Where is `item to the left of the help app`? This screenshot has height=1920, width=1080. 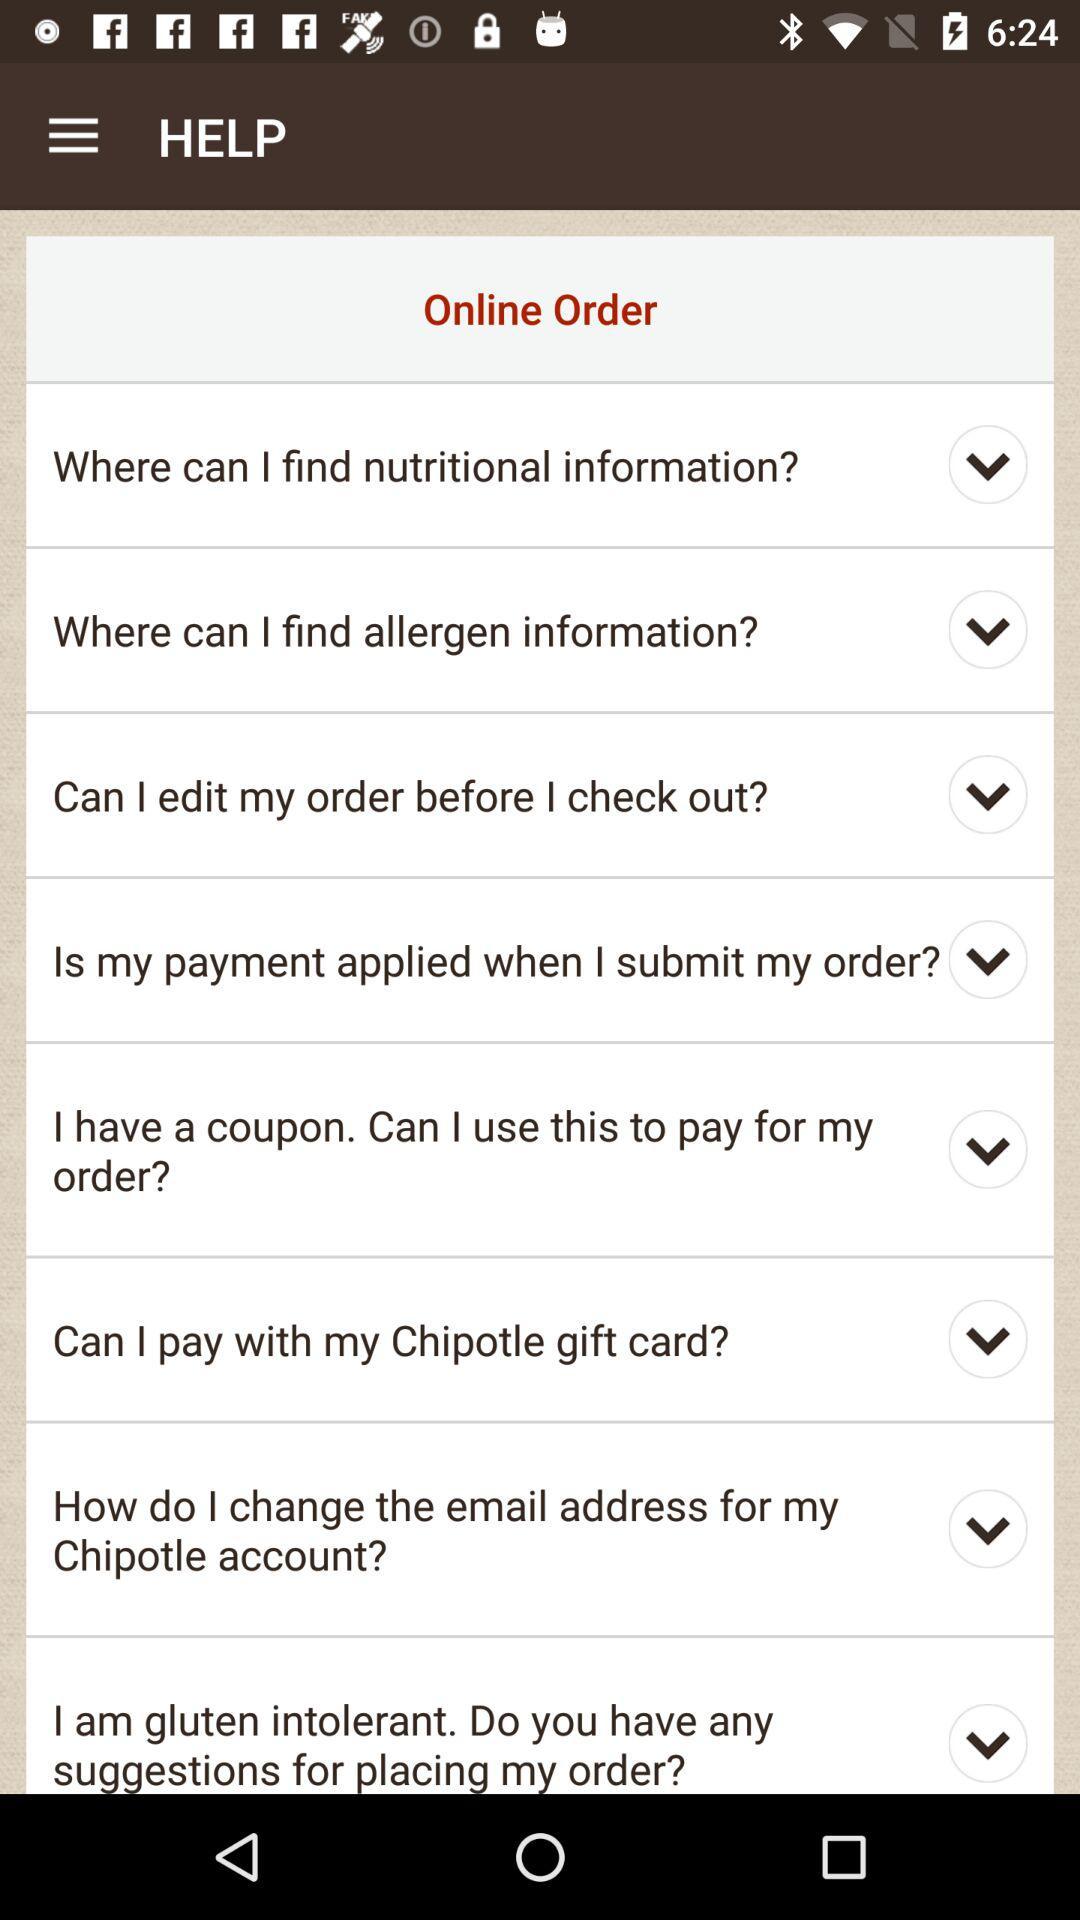 item to the left of the help app is located at coordinates (72, 135).